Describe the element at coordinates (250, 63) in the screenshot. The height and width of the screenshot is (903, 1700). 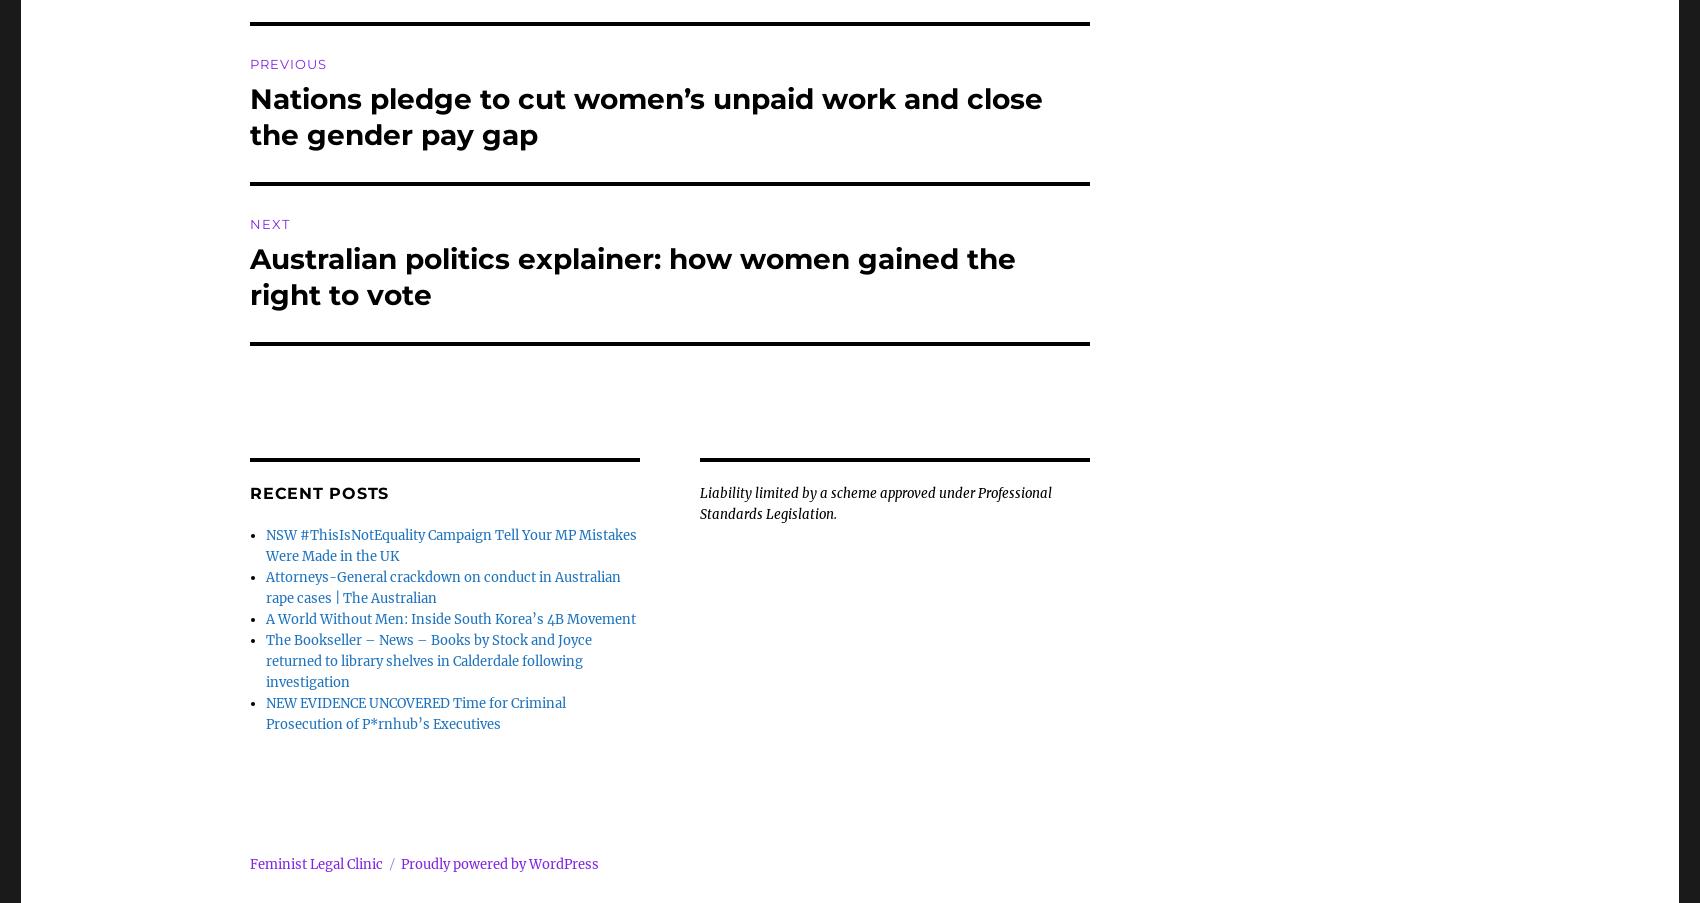
I see `'Previous'` at that location.